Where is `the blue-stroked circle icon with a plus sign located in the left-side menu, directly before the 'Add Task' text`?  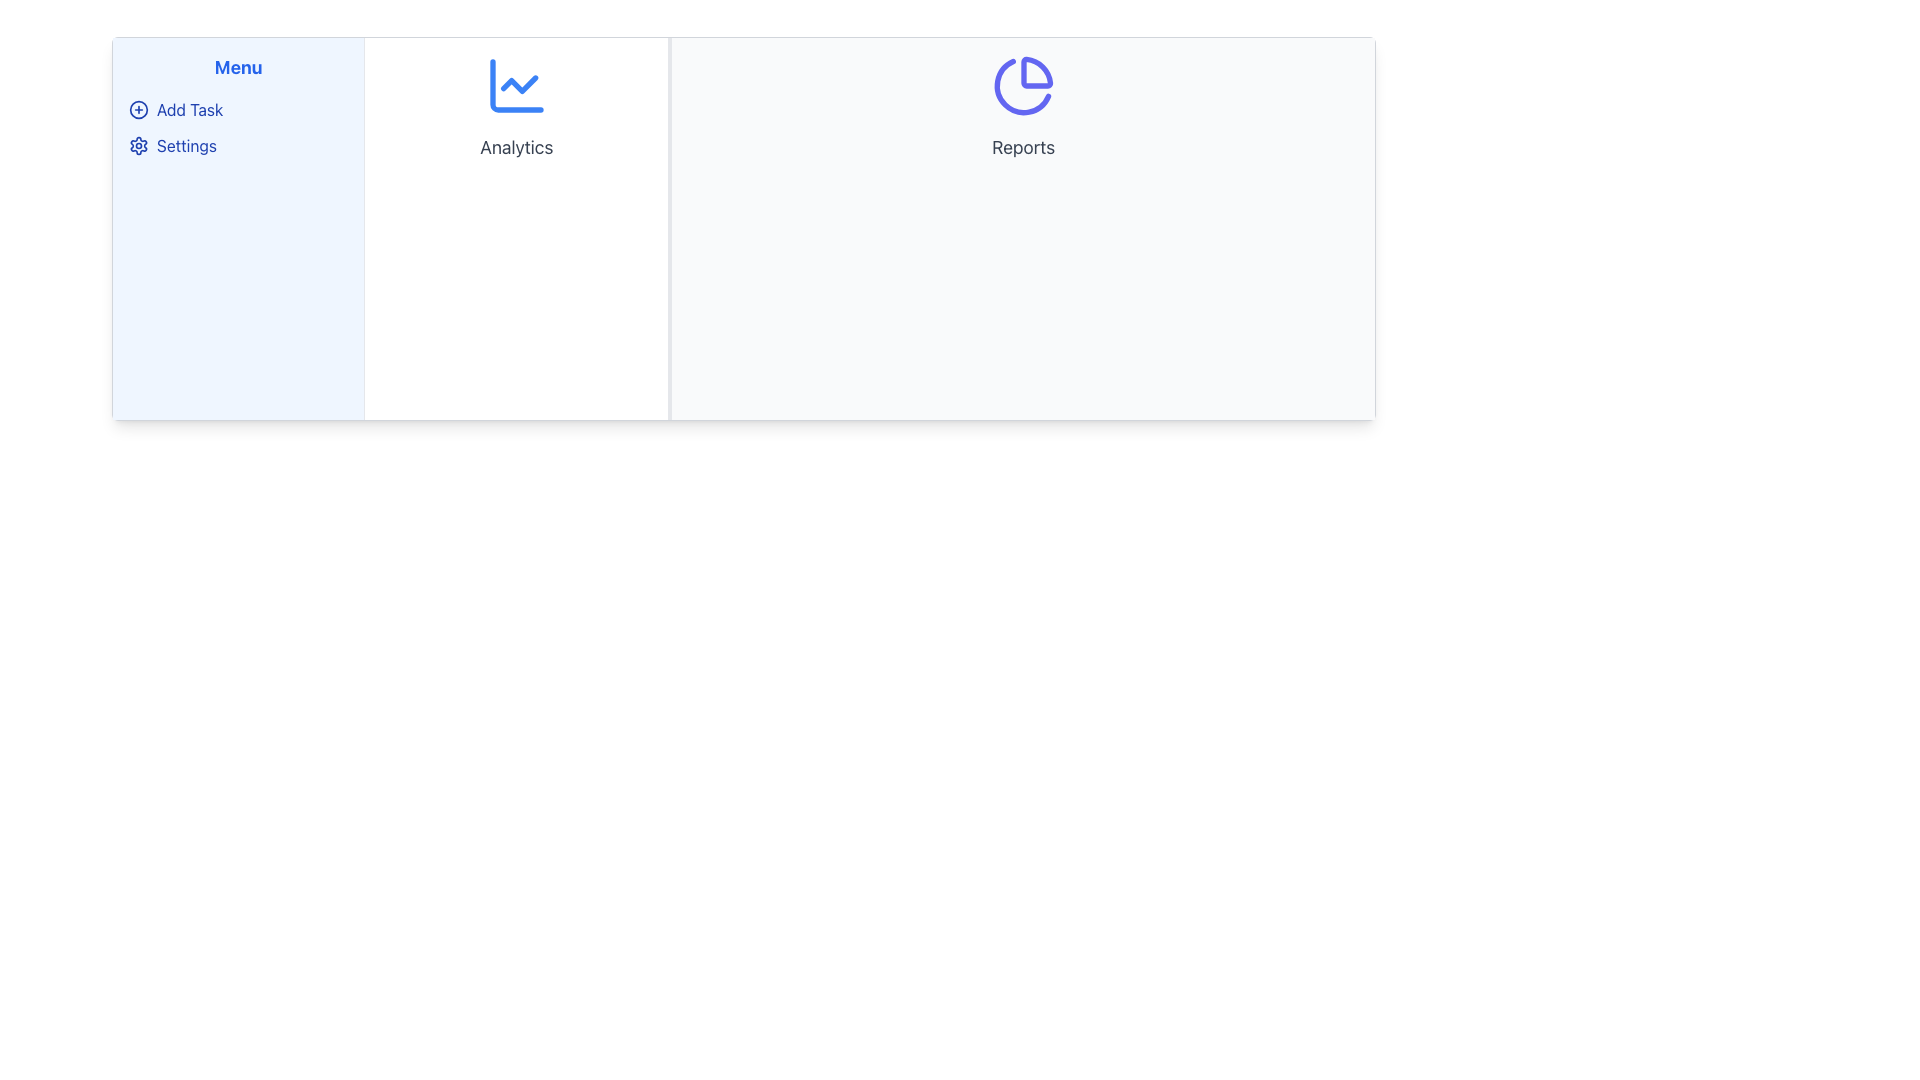
the blue-stroked circle icon with a plus sign located in the left-side menu, directly before the 'Add Task' text is located at coordinates (138, 110).